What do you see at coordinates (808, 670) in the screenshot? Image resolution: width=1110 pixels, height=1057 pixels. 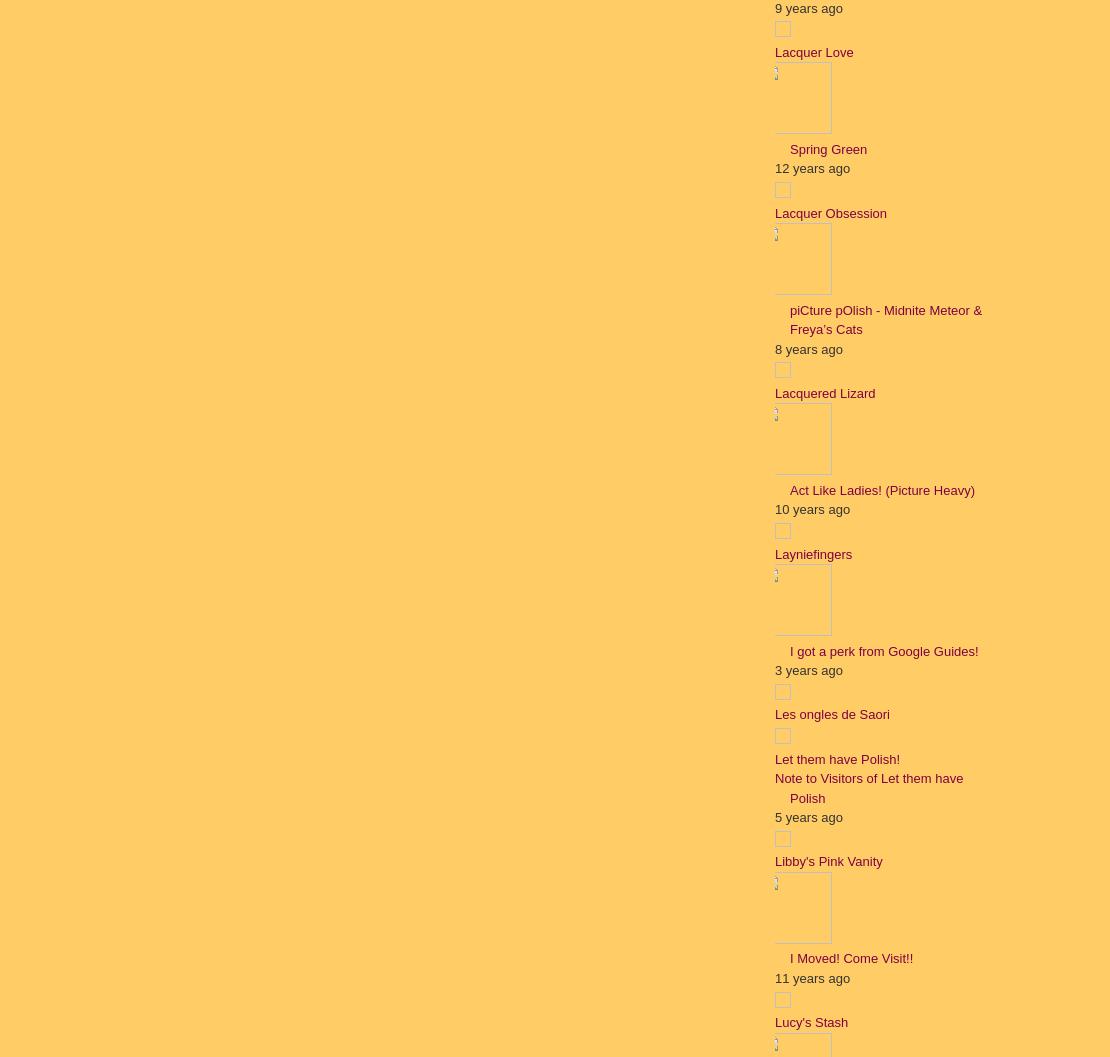 I see `'3 years ago'` at bounding box center [808, 670].